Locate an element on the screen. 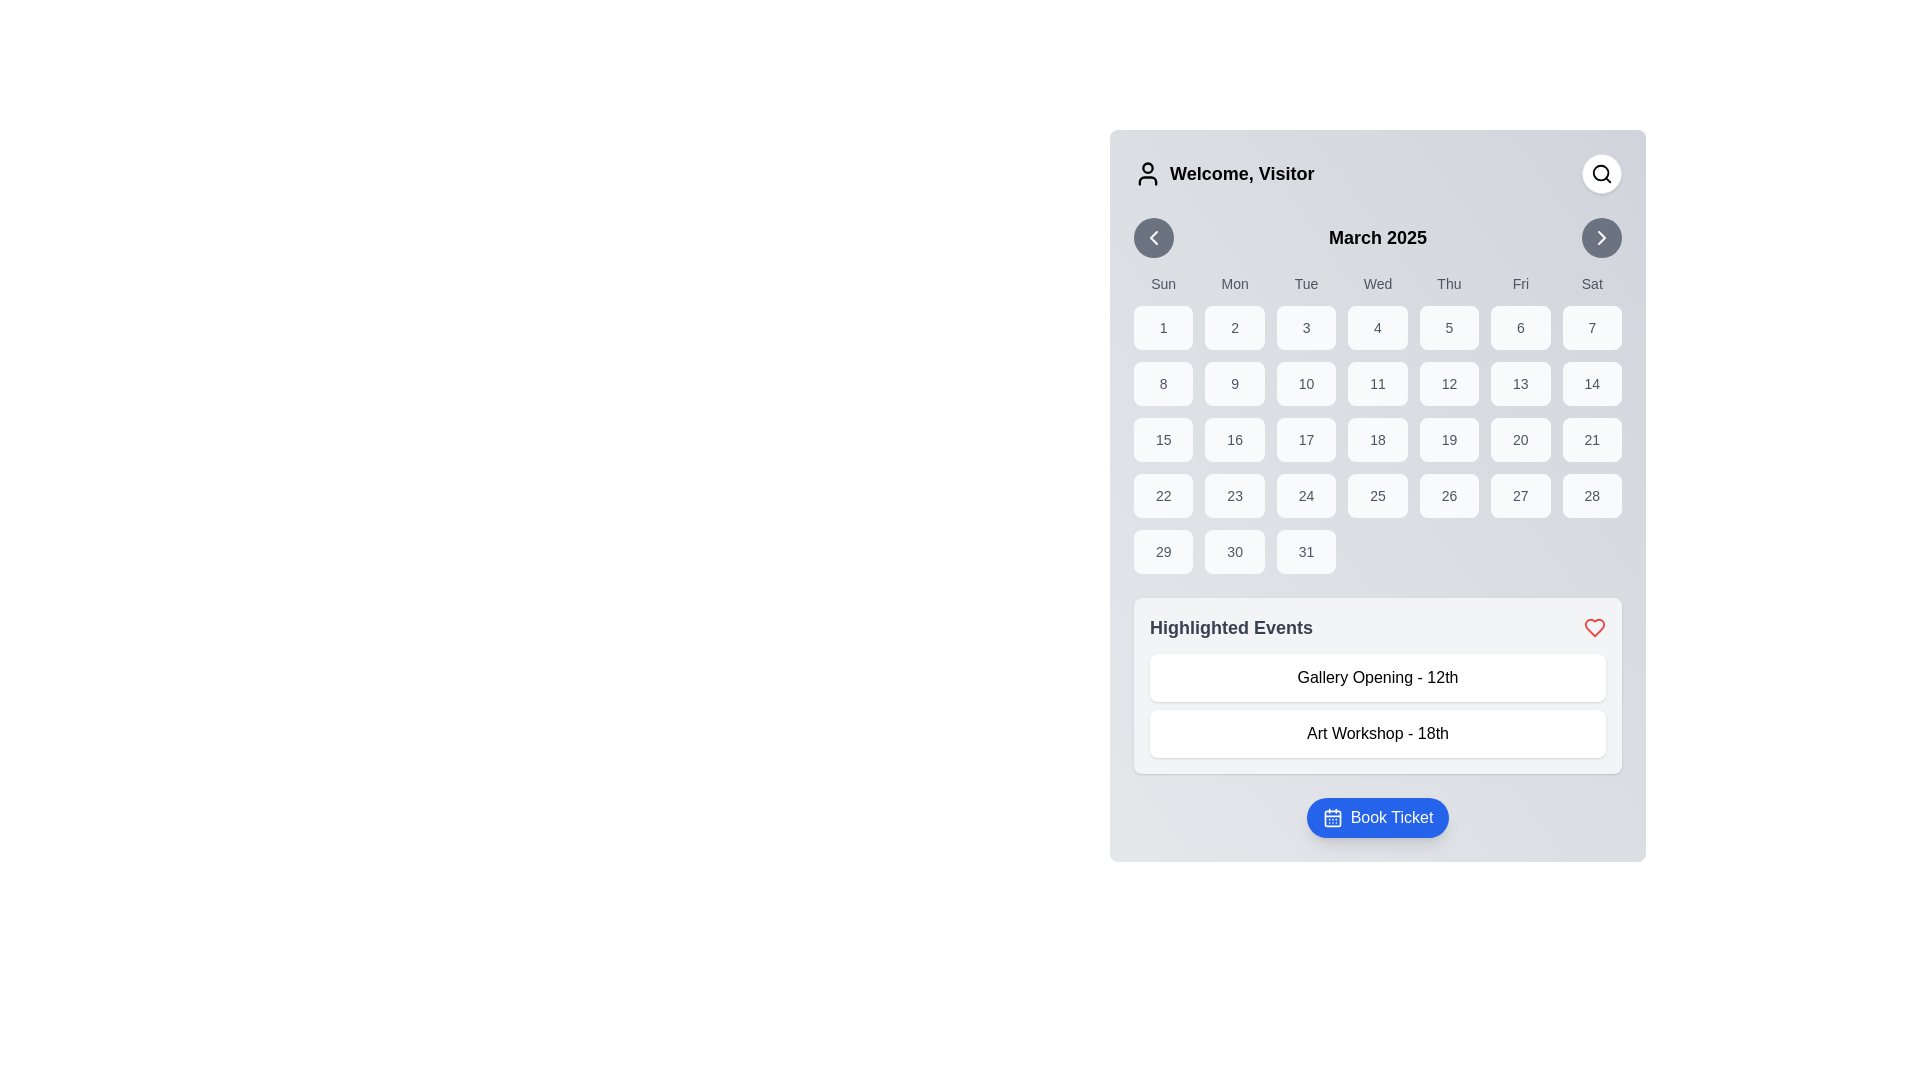 This screenshot has height=1080, width=1920. welcoming header text label located at the top center of the interface, which conveys the user's status or greeting is located at coordinates (1241, 172).